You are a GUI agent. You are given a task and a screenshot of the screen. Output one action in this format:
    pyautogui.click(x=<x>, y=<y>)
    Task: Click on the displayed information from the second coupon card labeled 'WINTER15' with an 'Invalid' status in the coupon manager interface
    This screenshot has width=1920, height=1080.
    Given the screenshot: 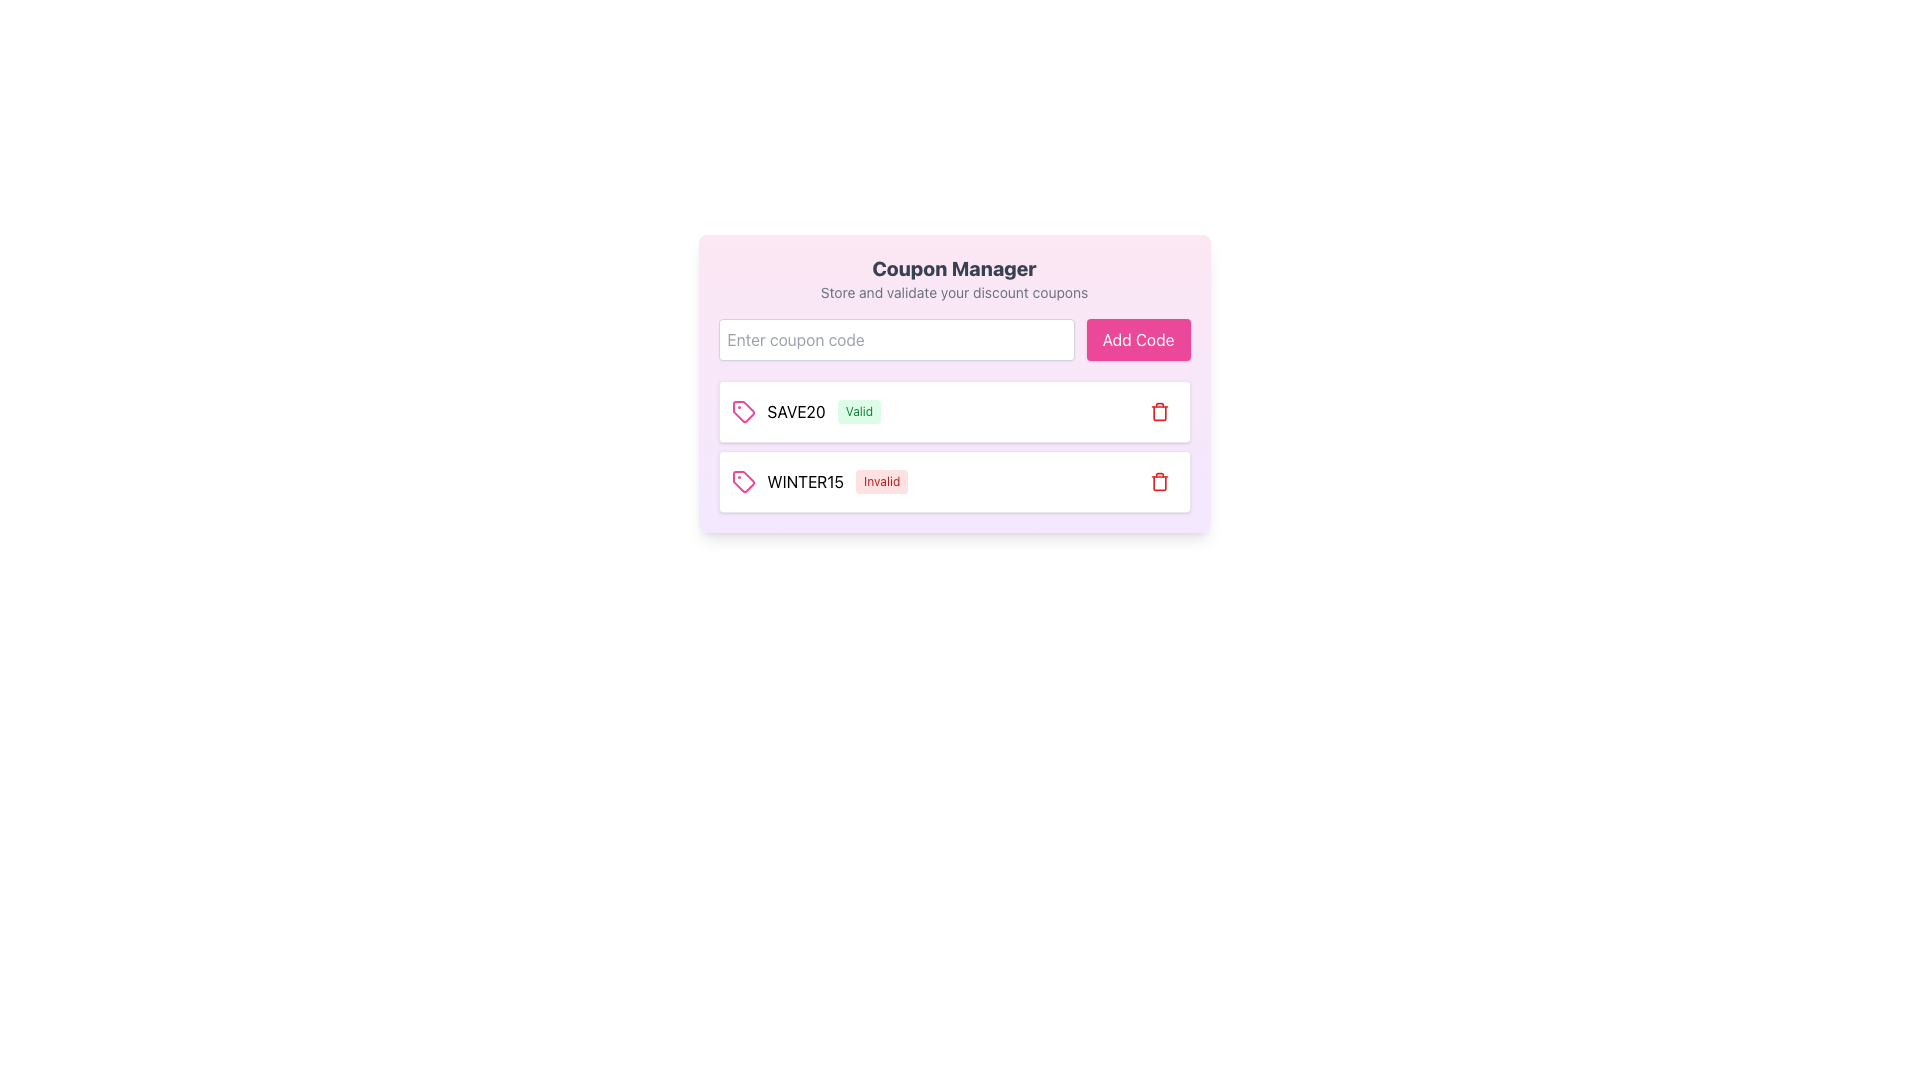 What is the action you would take?
    pyautogui.click(x=953, y=482)
    